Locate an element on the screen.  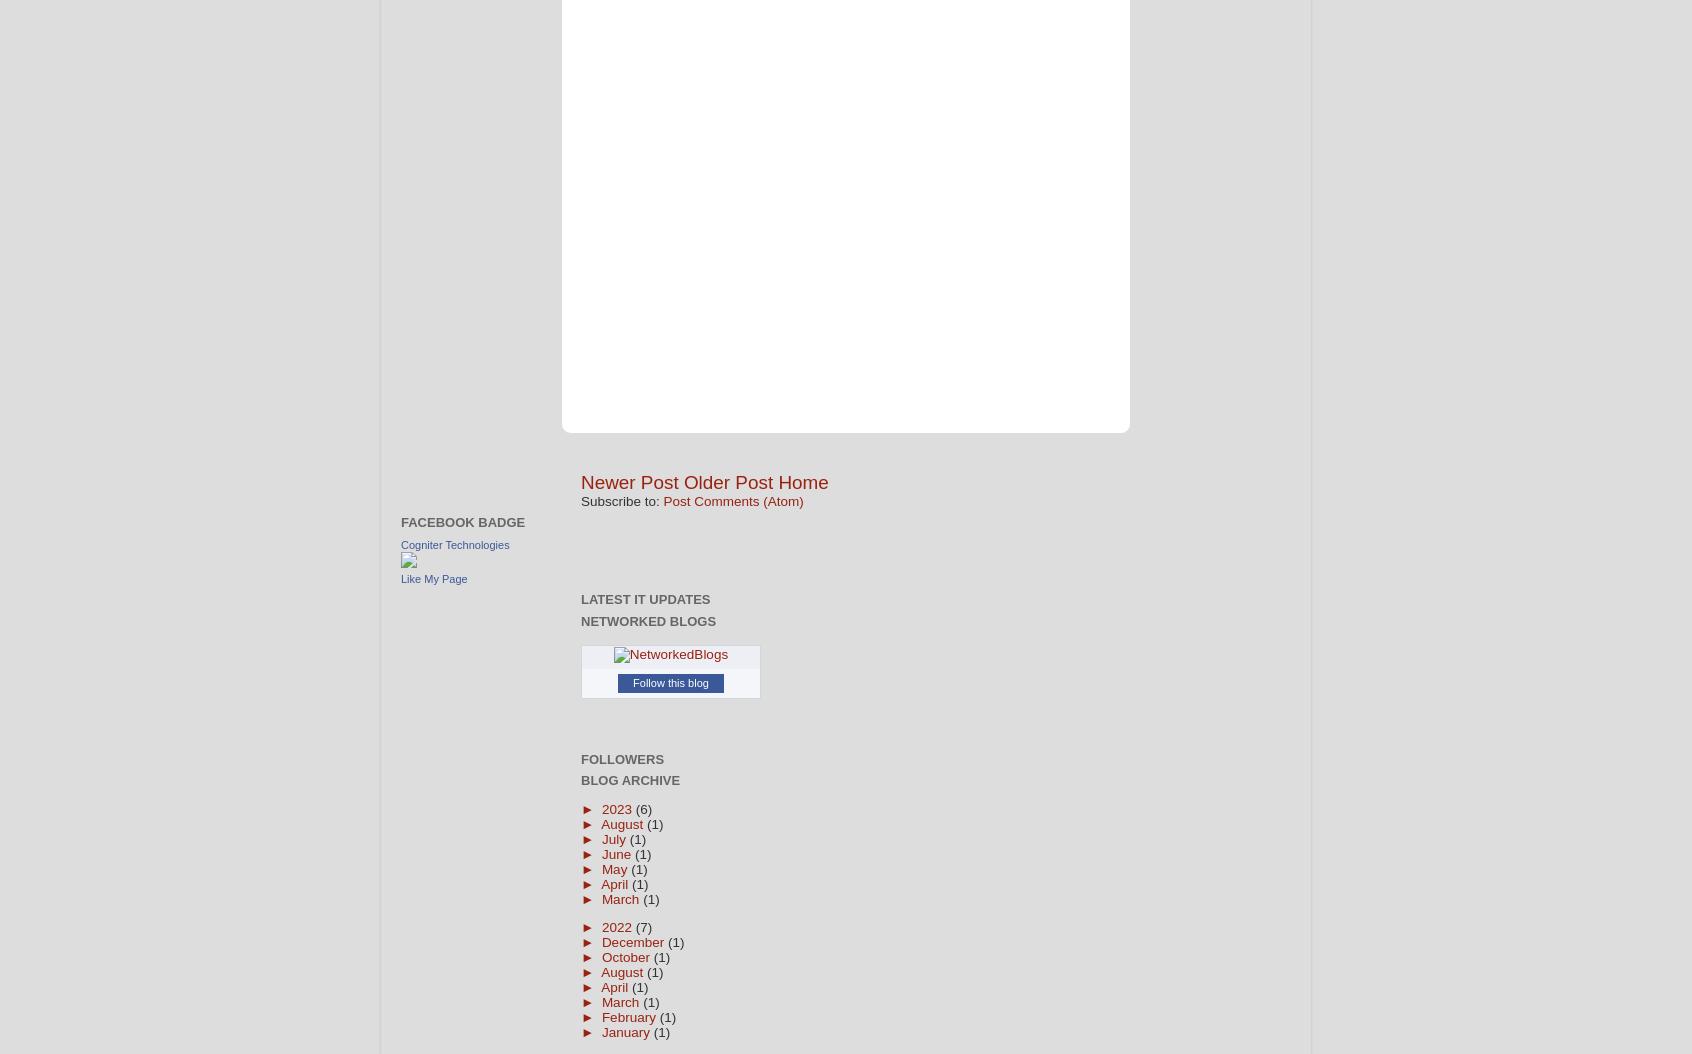
'December' is located at coordinates (632, 941).